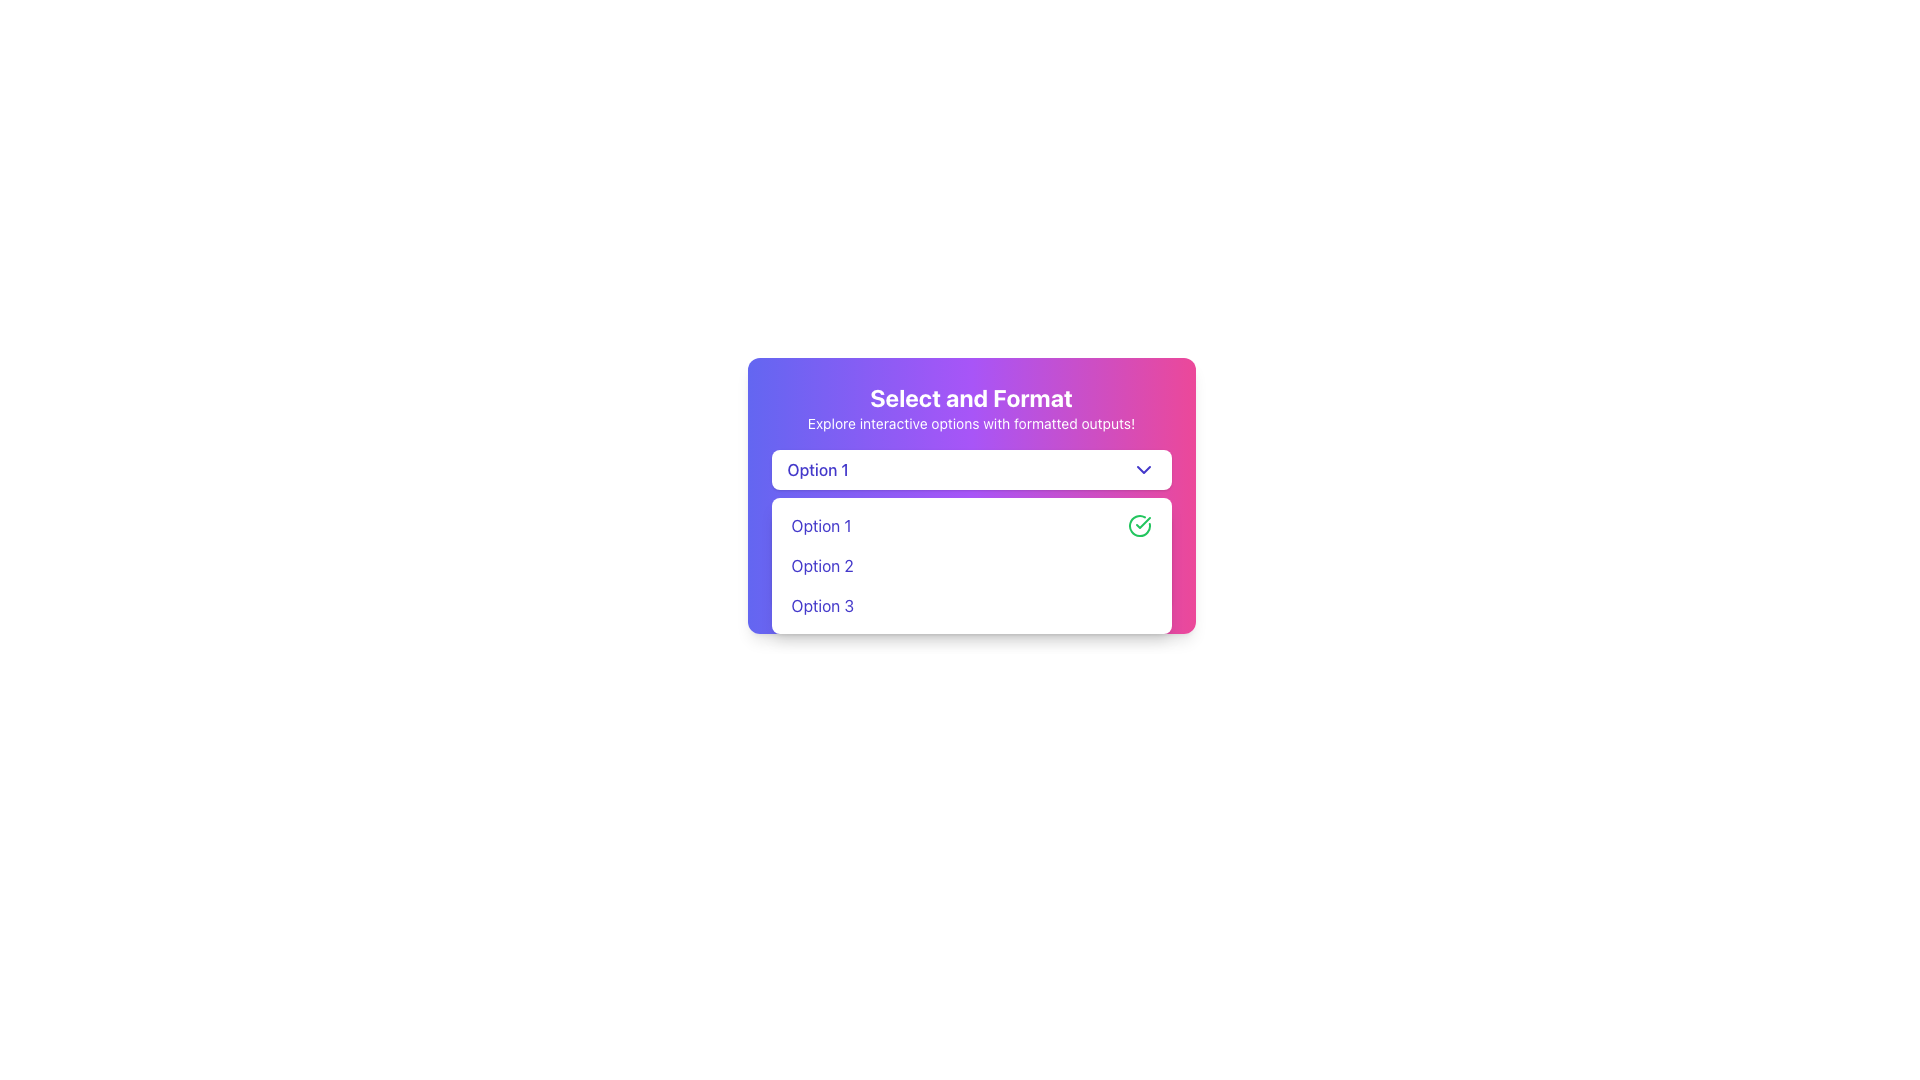  I want to click on to select the dropdown menu option displaying 'Option 2', which is the second item in a dropdown list with a white background and blue font, so click(971, 566).